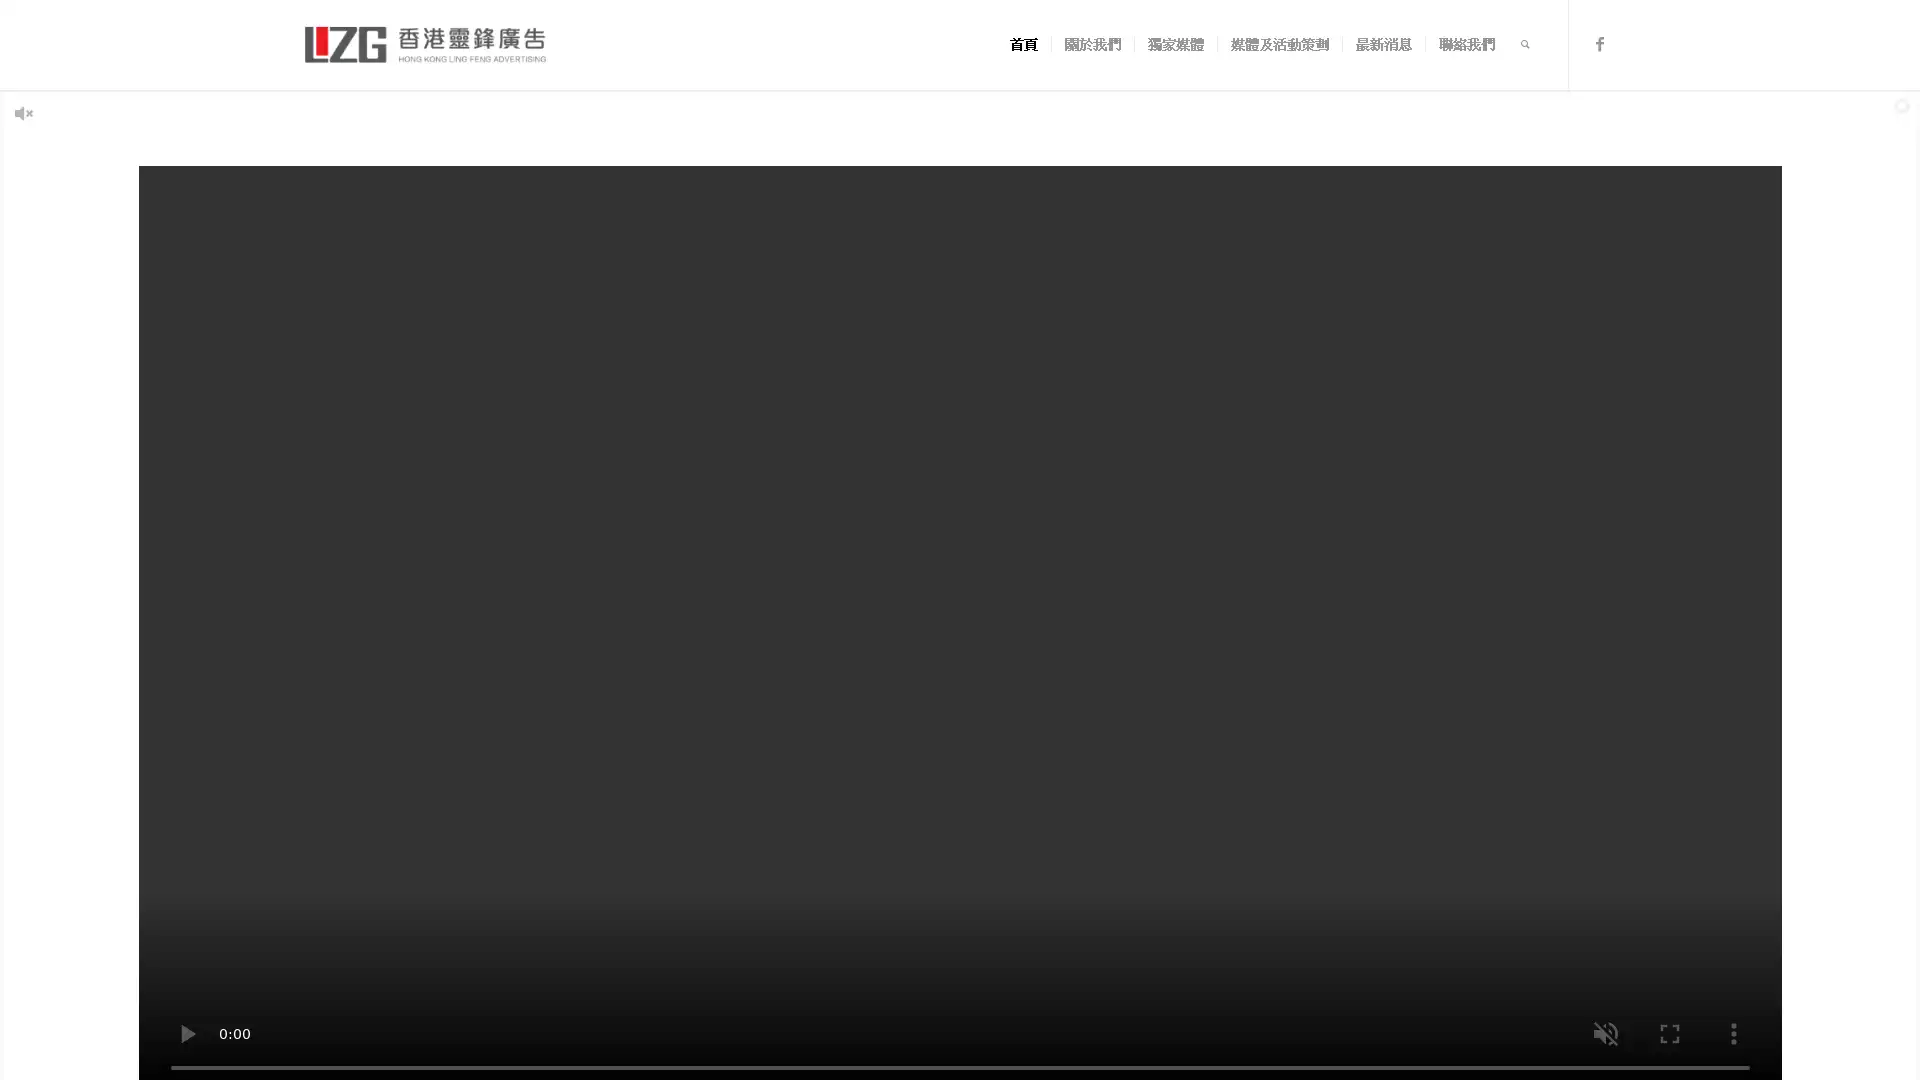 This screenshot has height=1080, width=1920. I want to click on unmute, so click(1604, 1033).